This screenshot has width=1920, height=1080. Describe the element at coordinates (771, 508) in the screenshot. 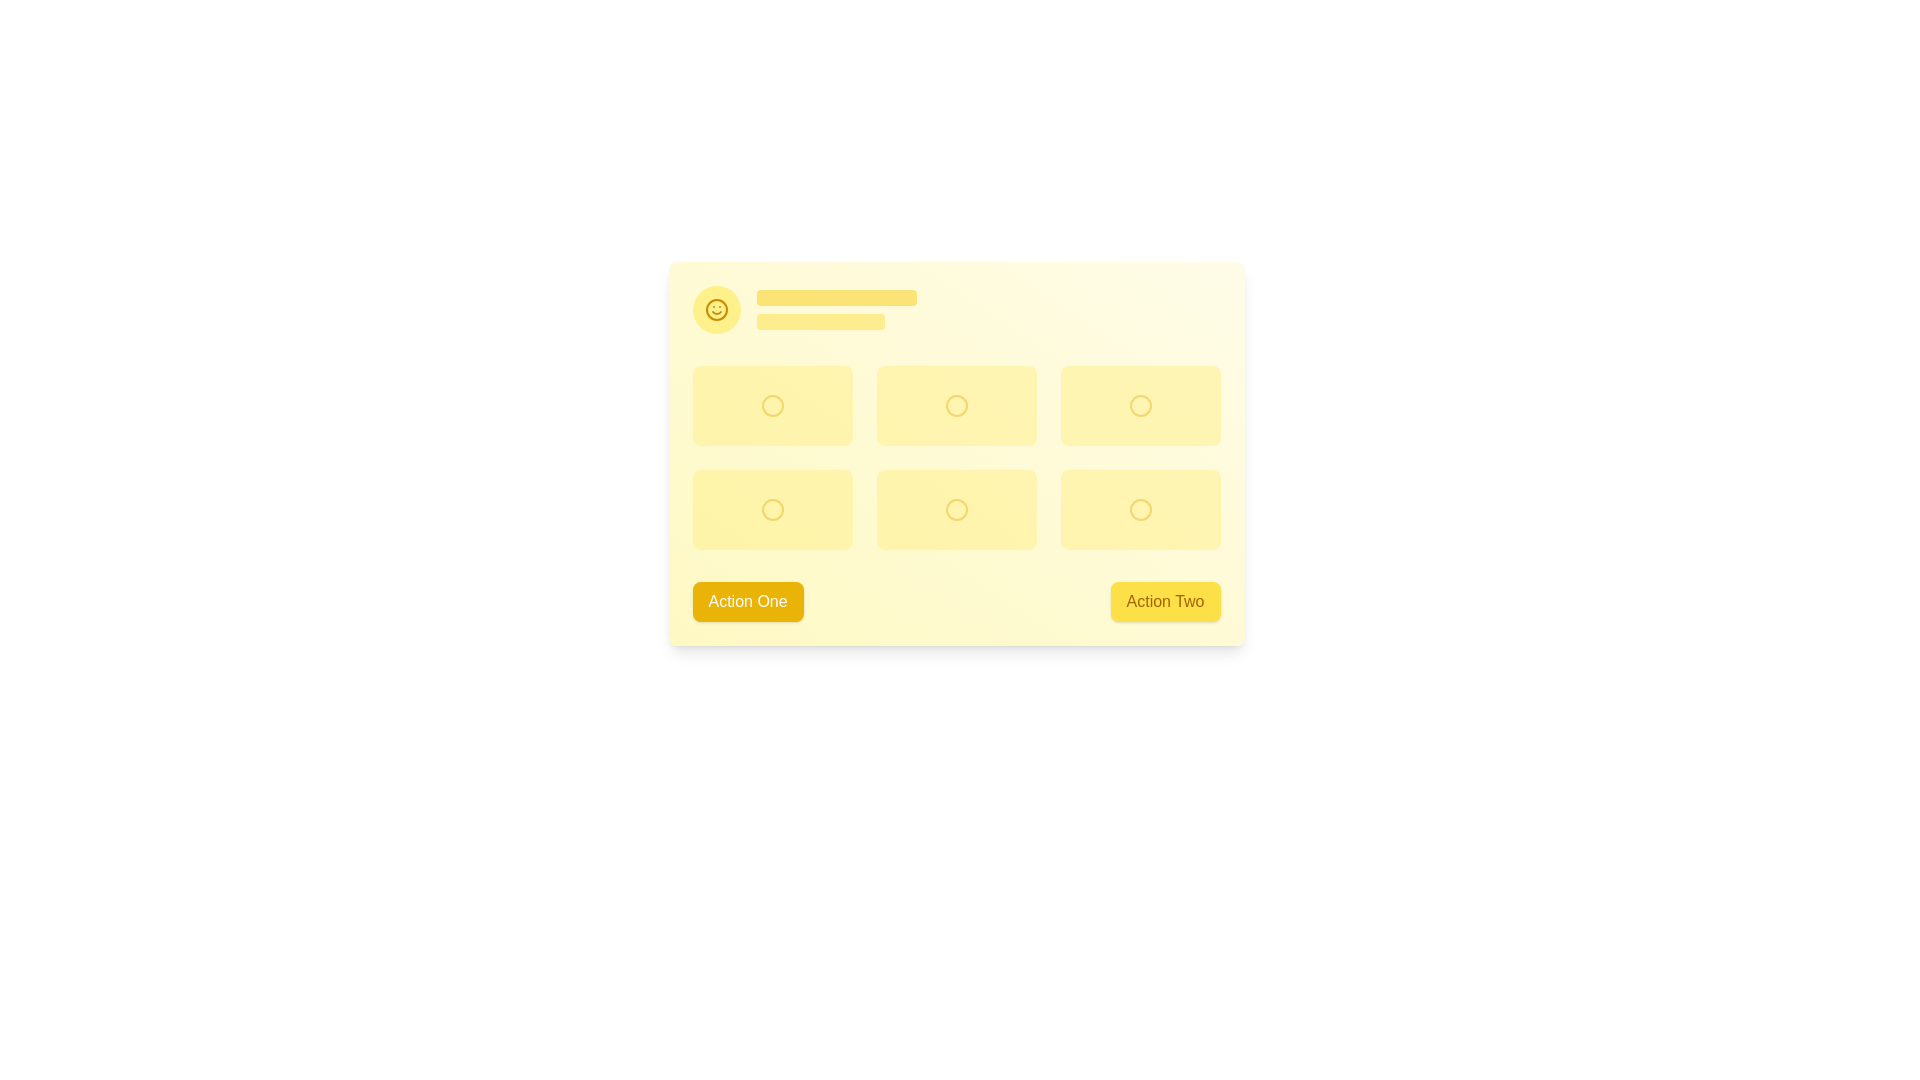

I see `the SVG Circle element located in the second row and the first column of the grid layout, serving as a visual icon or placeholder` at that location.